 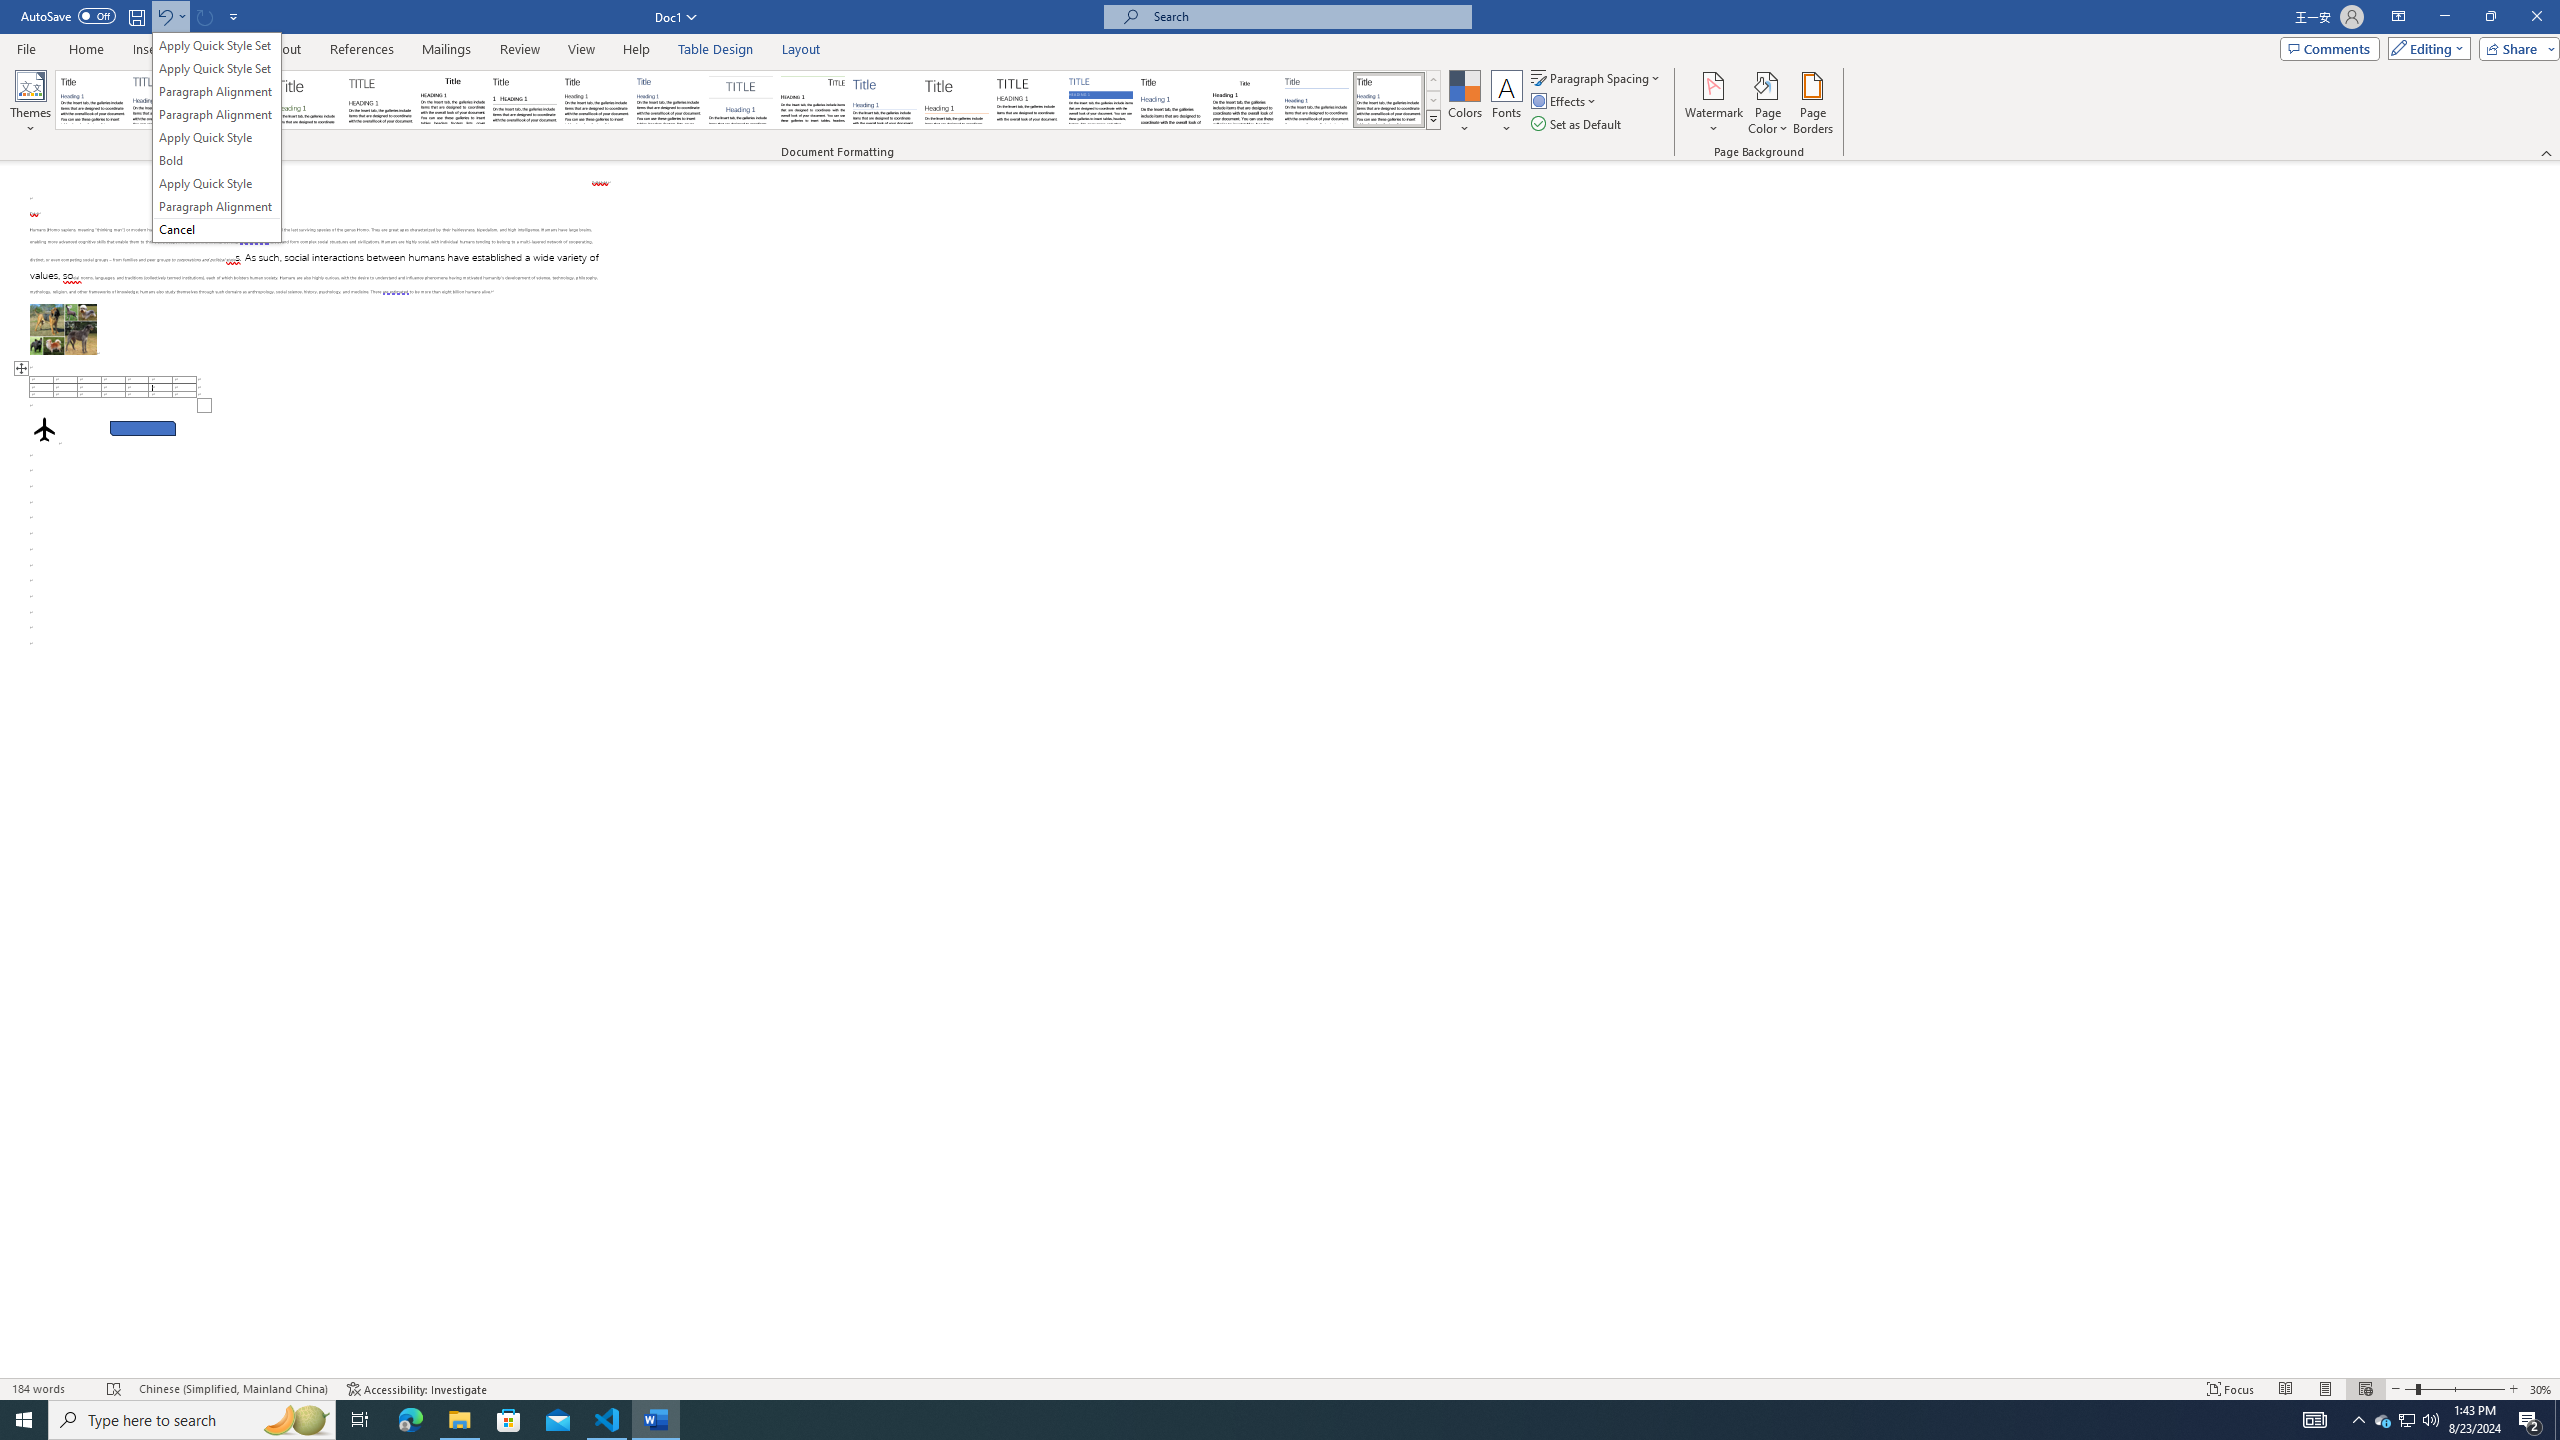 I want to click on 'Lines (Stylish)', so click(x=957, y=99).